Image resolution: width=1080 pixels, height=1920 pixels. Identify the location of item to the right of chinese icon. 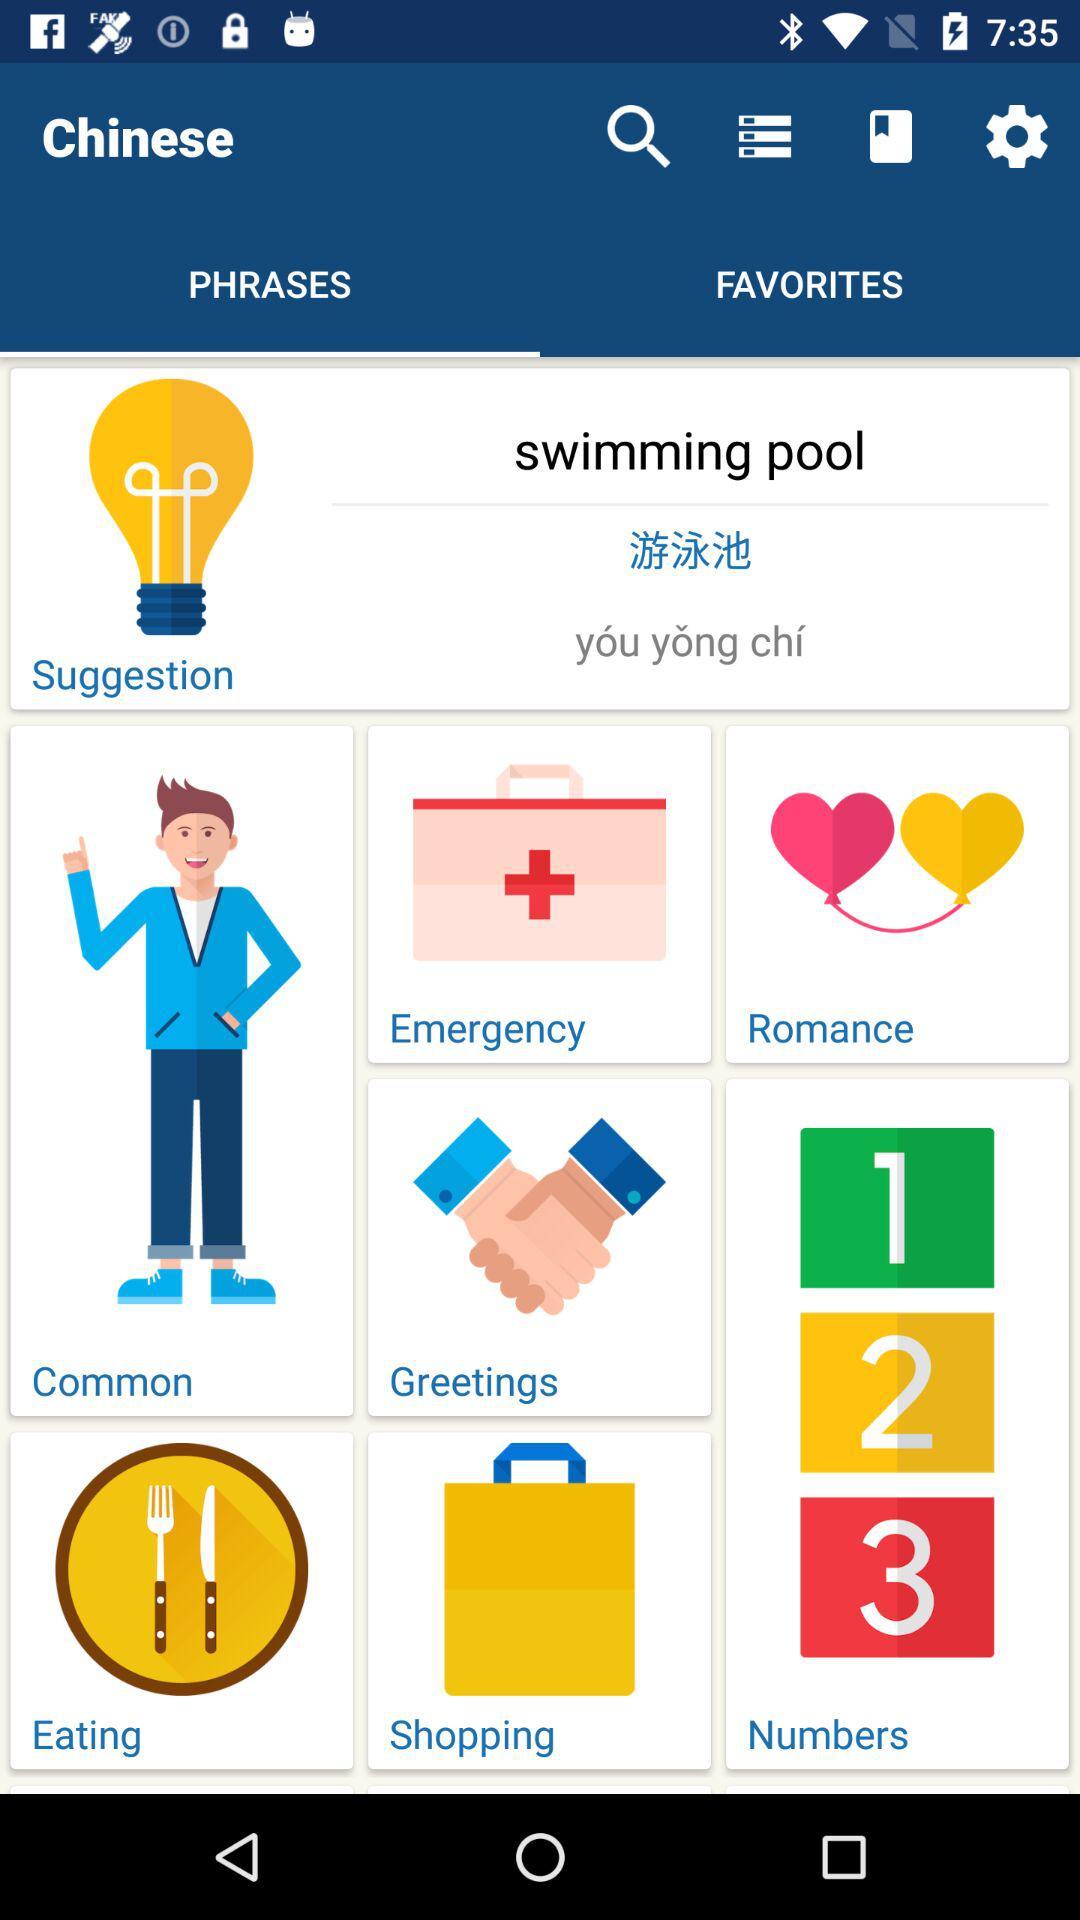
(639, 135).